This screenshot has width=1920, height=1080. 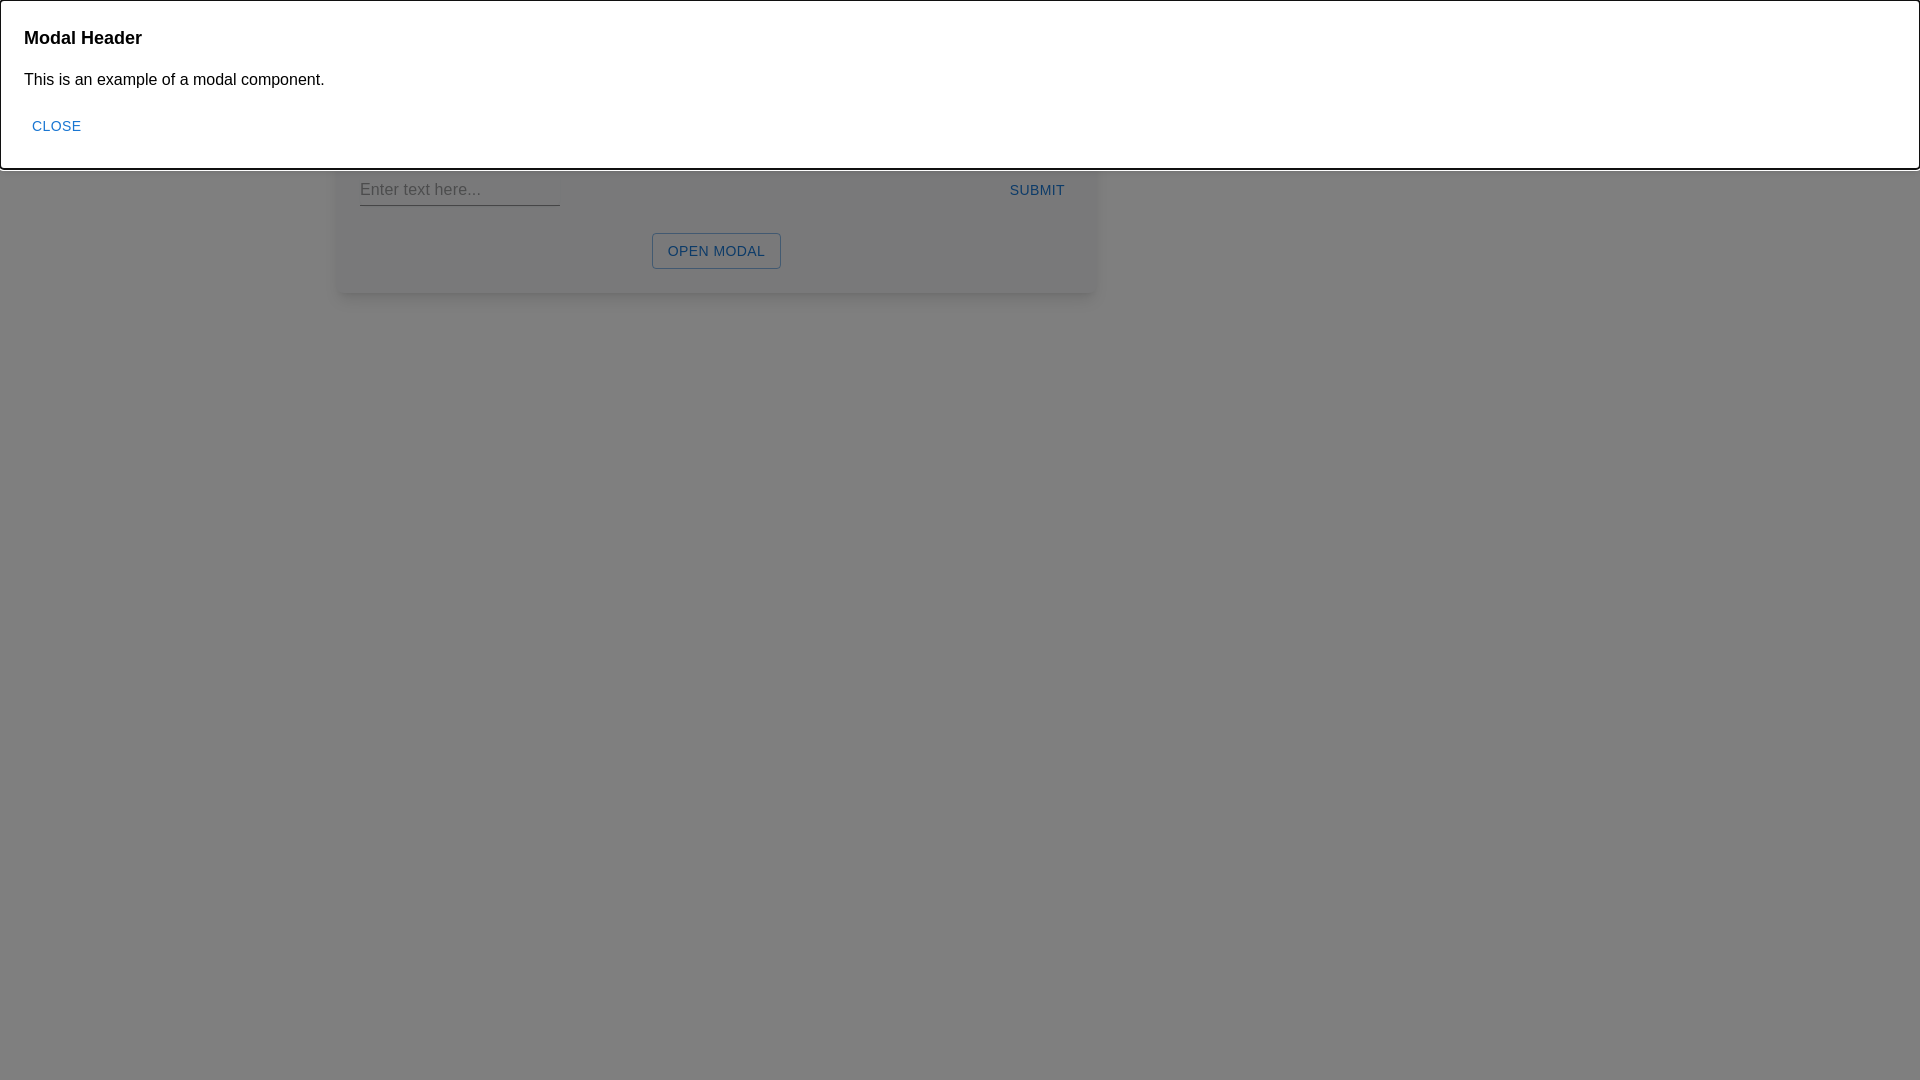 What do you see at coordinates (716, 249) in the screenshot?
I see `the button located in the middle section of the layout, directly below a text input field` at bounding box center [716, 249].